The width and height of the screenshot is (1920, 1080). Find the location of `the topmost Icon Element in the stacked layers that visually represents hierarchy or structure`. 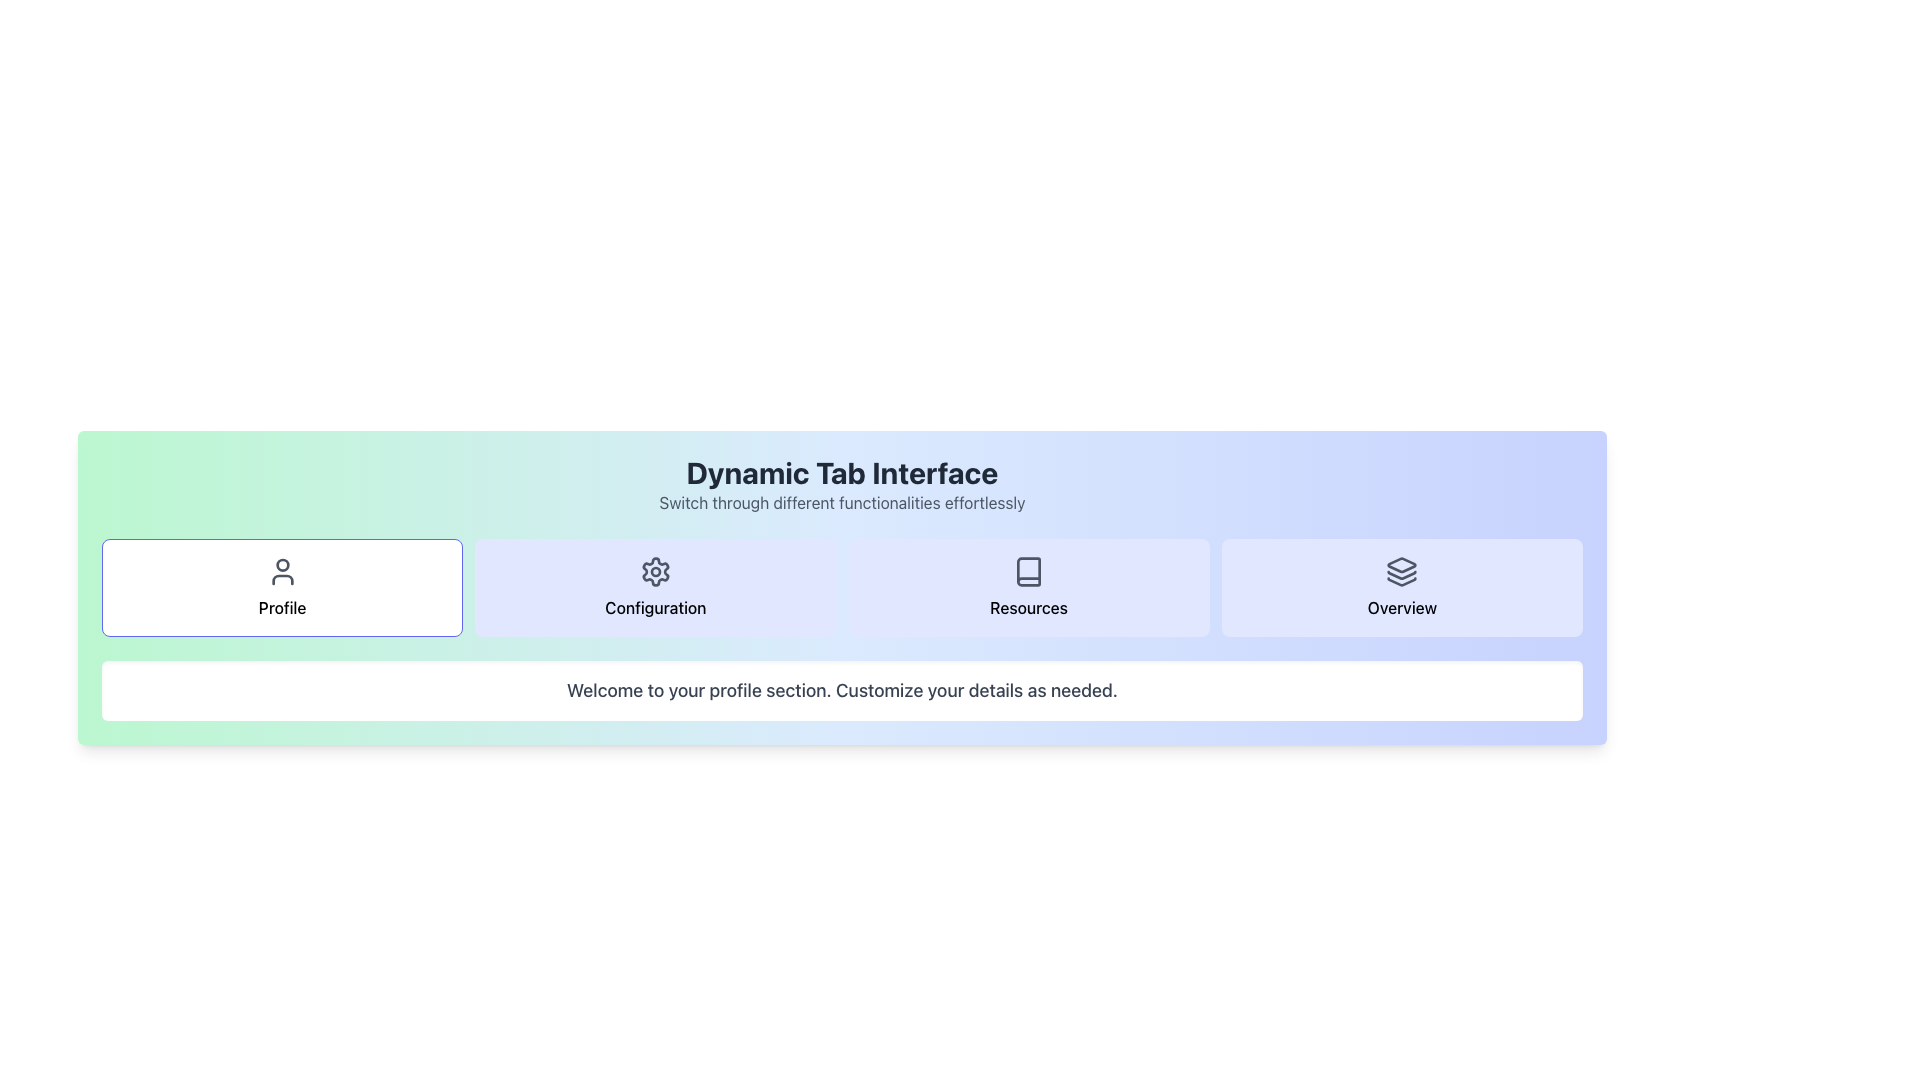

the topmost Icon Element in the stacked layers that visually represents hierarchy or structure is located at coordinates (1401, 565).